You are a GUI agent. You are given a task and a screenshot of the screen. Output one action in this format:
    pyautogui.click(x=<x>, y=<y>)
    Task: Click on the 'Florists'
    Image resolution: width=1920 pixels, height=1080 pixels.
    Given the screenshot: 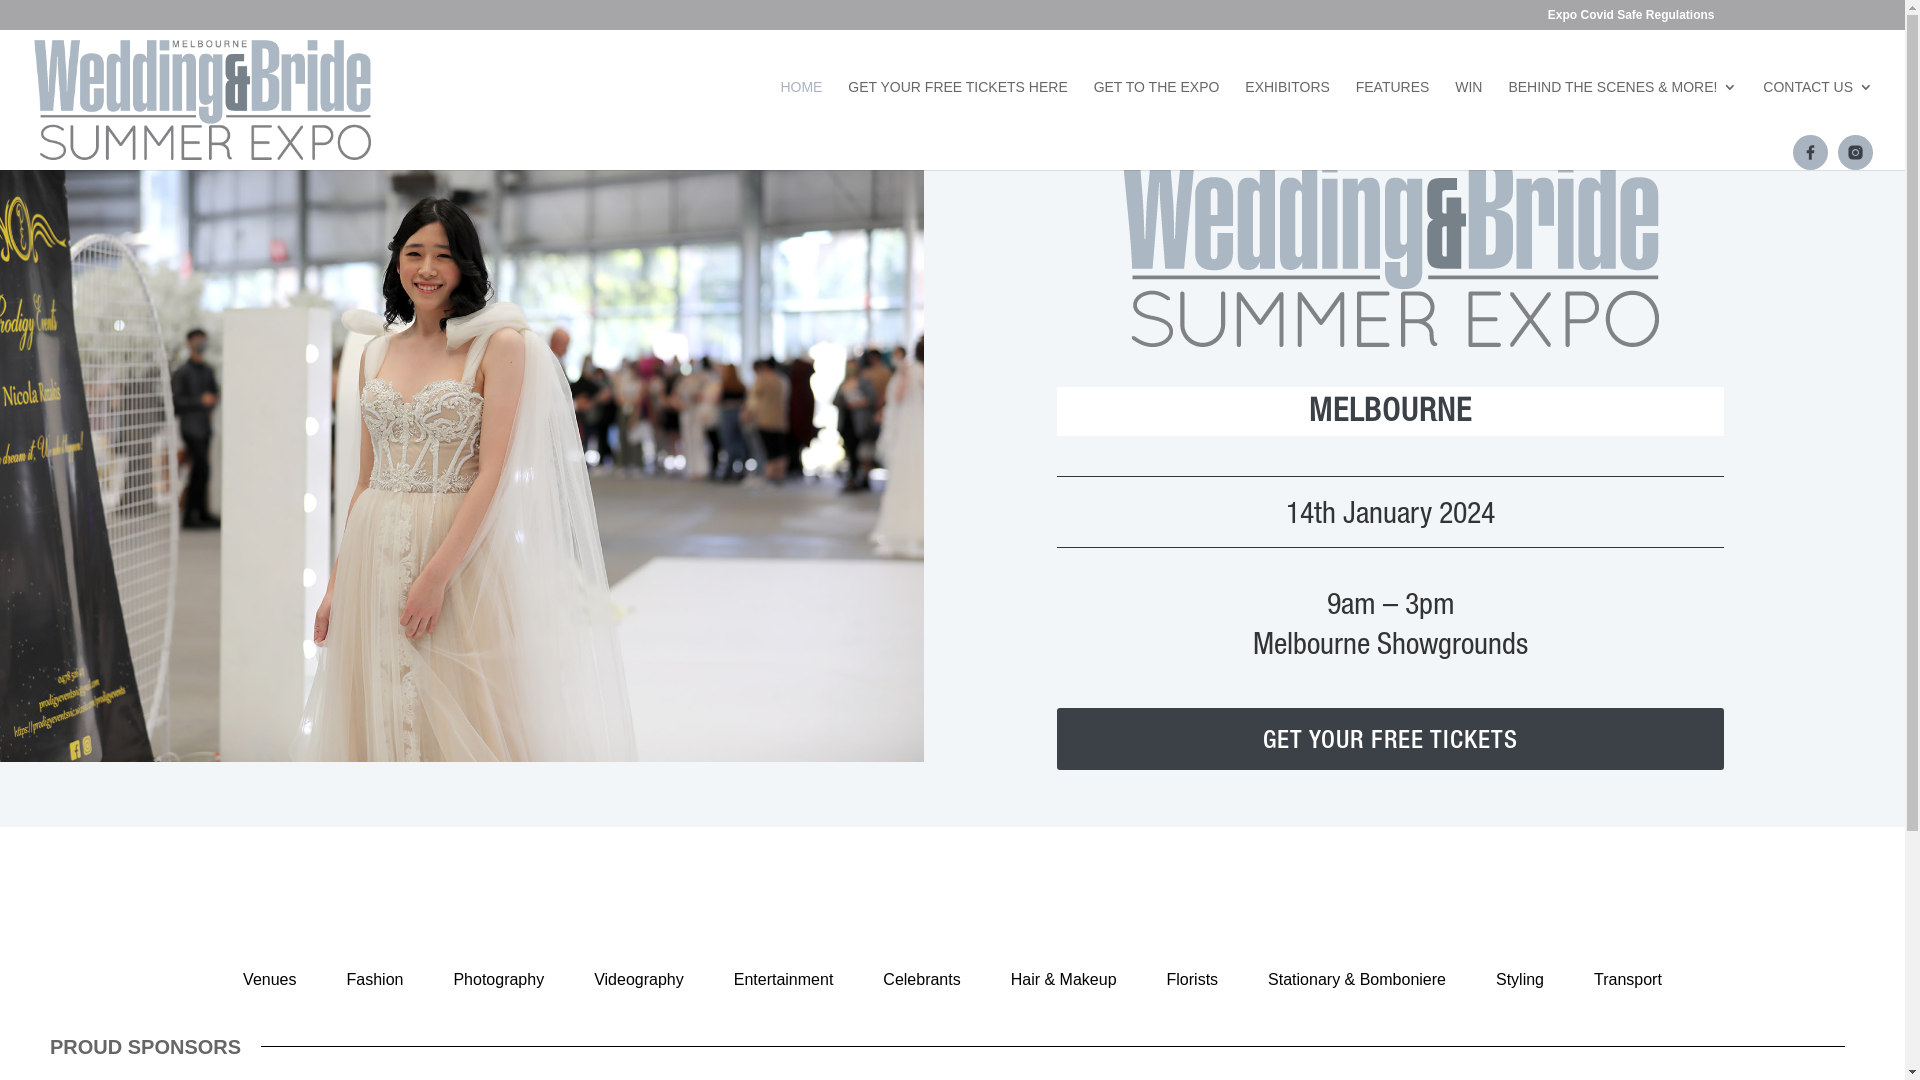 What is the action you would take?
    pyautogui.click(x=1193, y=978)
    